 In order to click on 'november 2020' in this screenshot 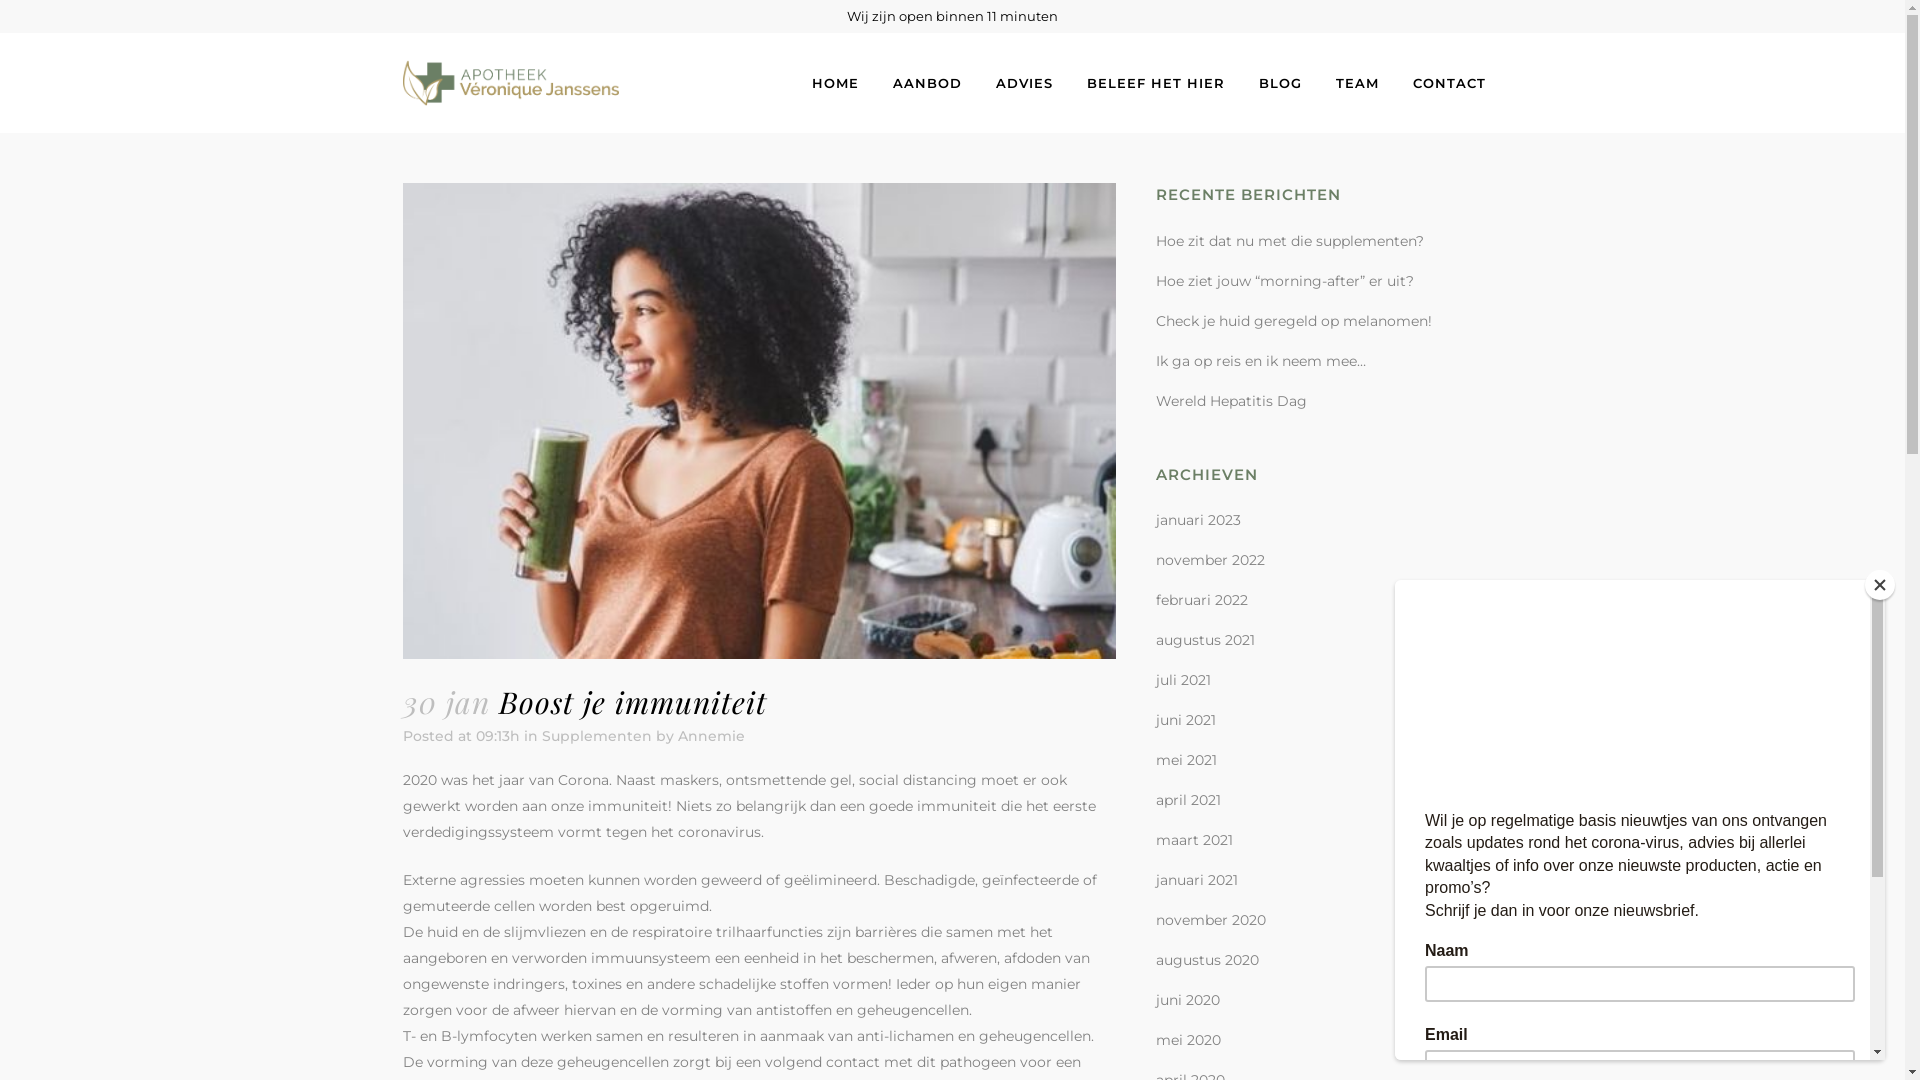, I will do `click(1209, 920)`.